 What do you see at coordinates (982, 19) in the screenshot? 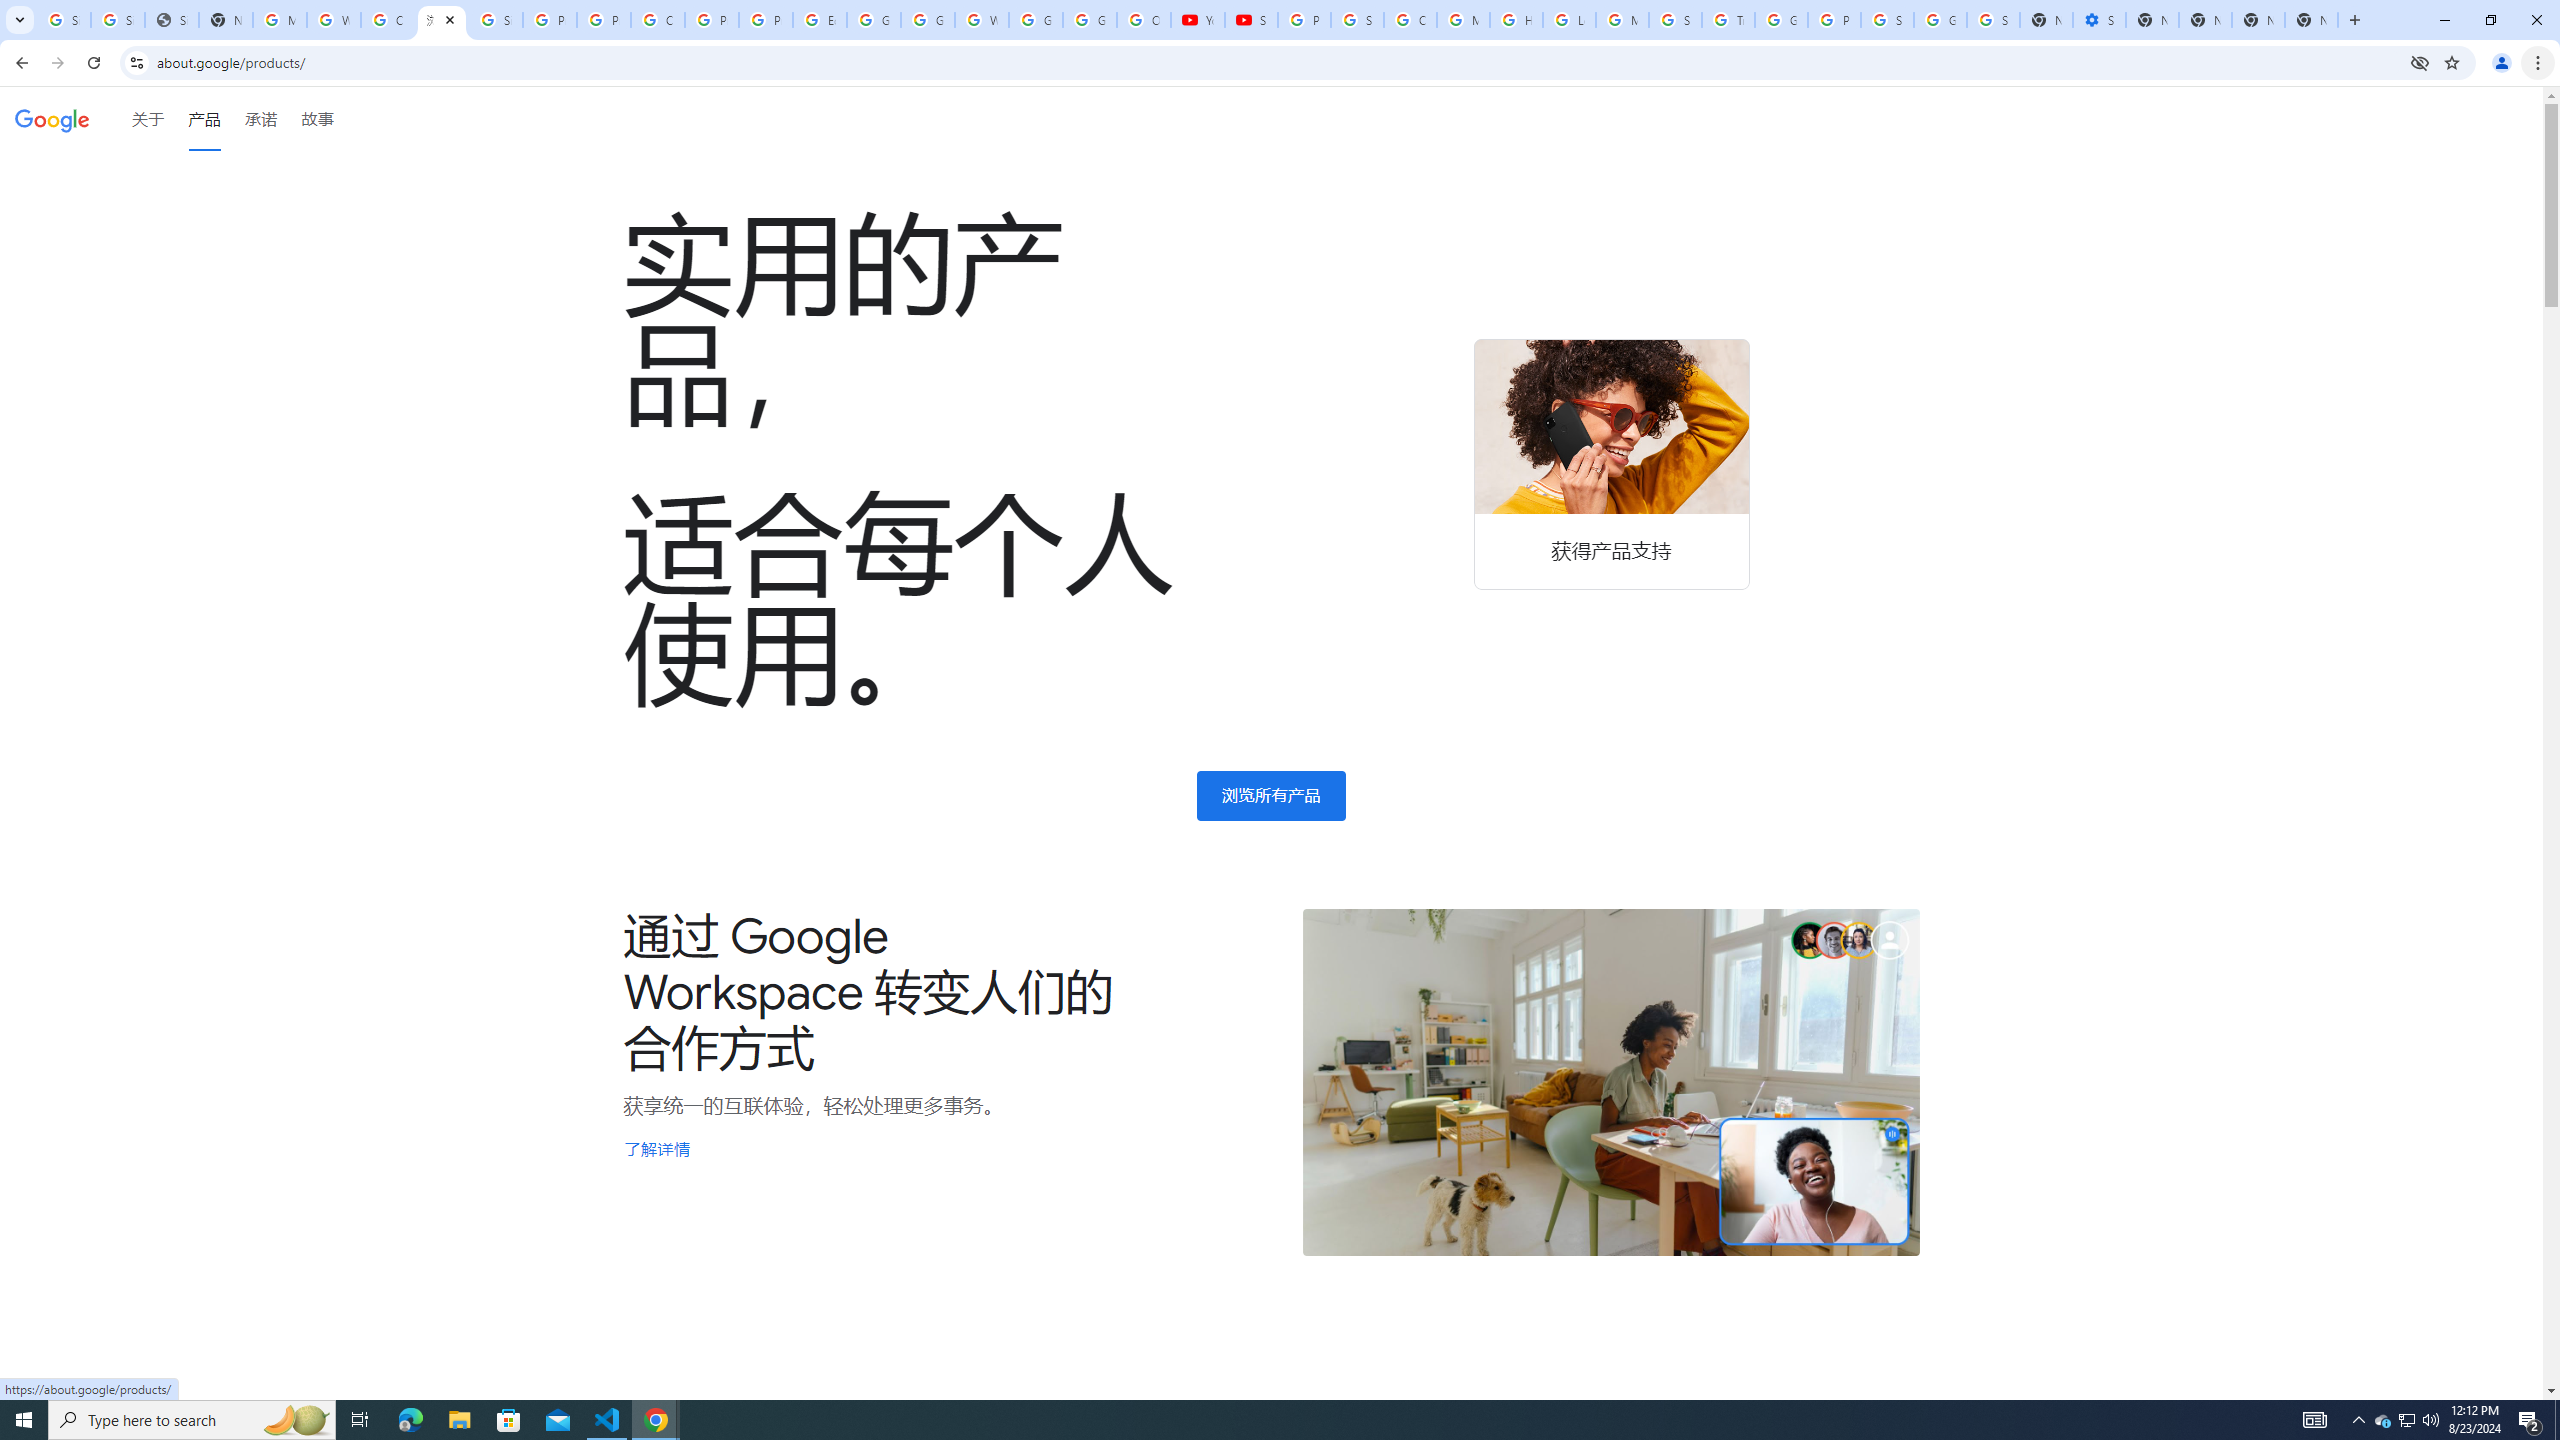
I see `'Welcome to My Activity'` at bounding box center [982, 19].